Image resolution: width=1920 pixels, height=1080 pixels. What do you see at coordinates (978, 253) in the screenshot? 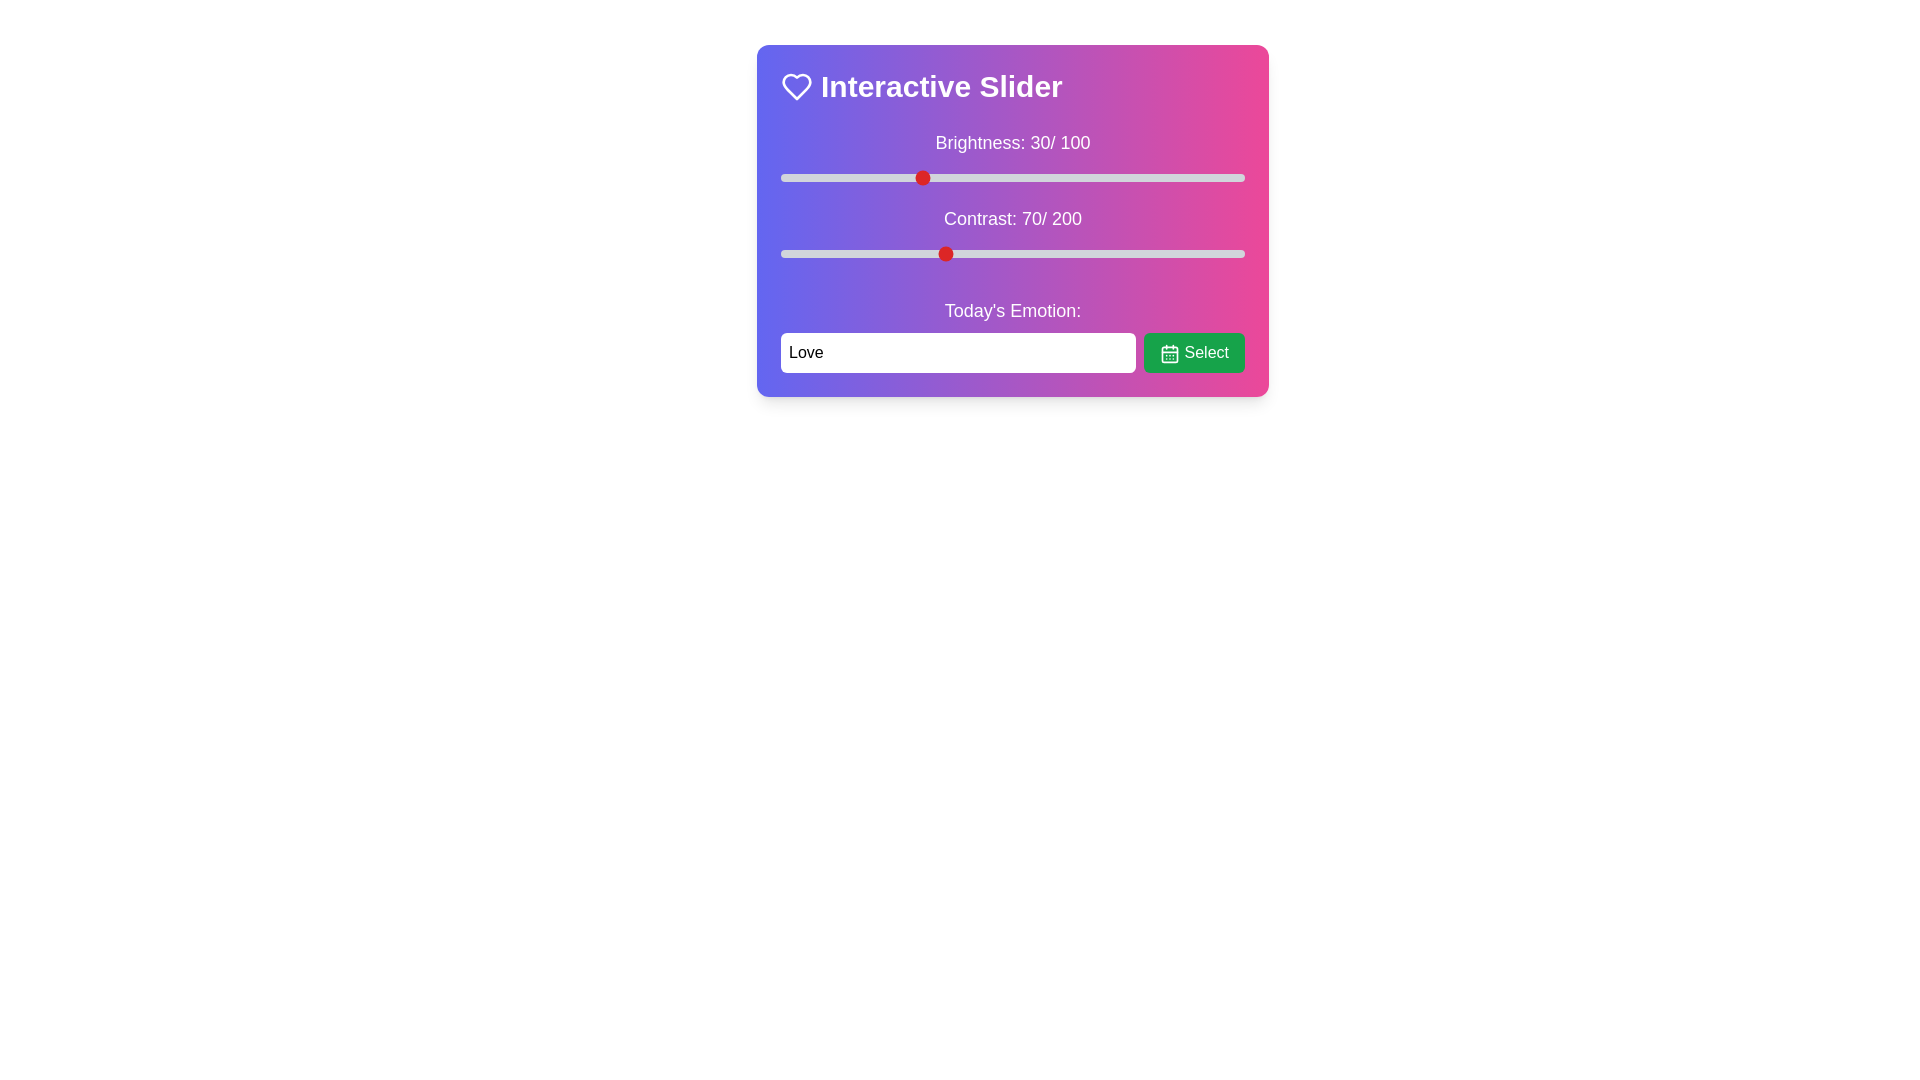
I see `the contrast slider to 85` at bounding box center [978, 253].